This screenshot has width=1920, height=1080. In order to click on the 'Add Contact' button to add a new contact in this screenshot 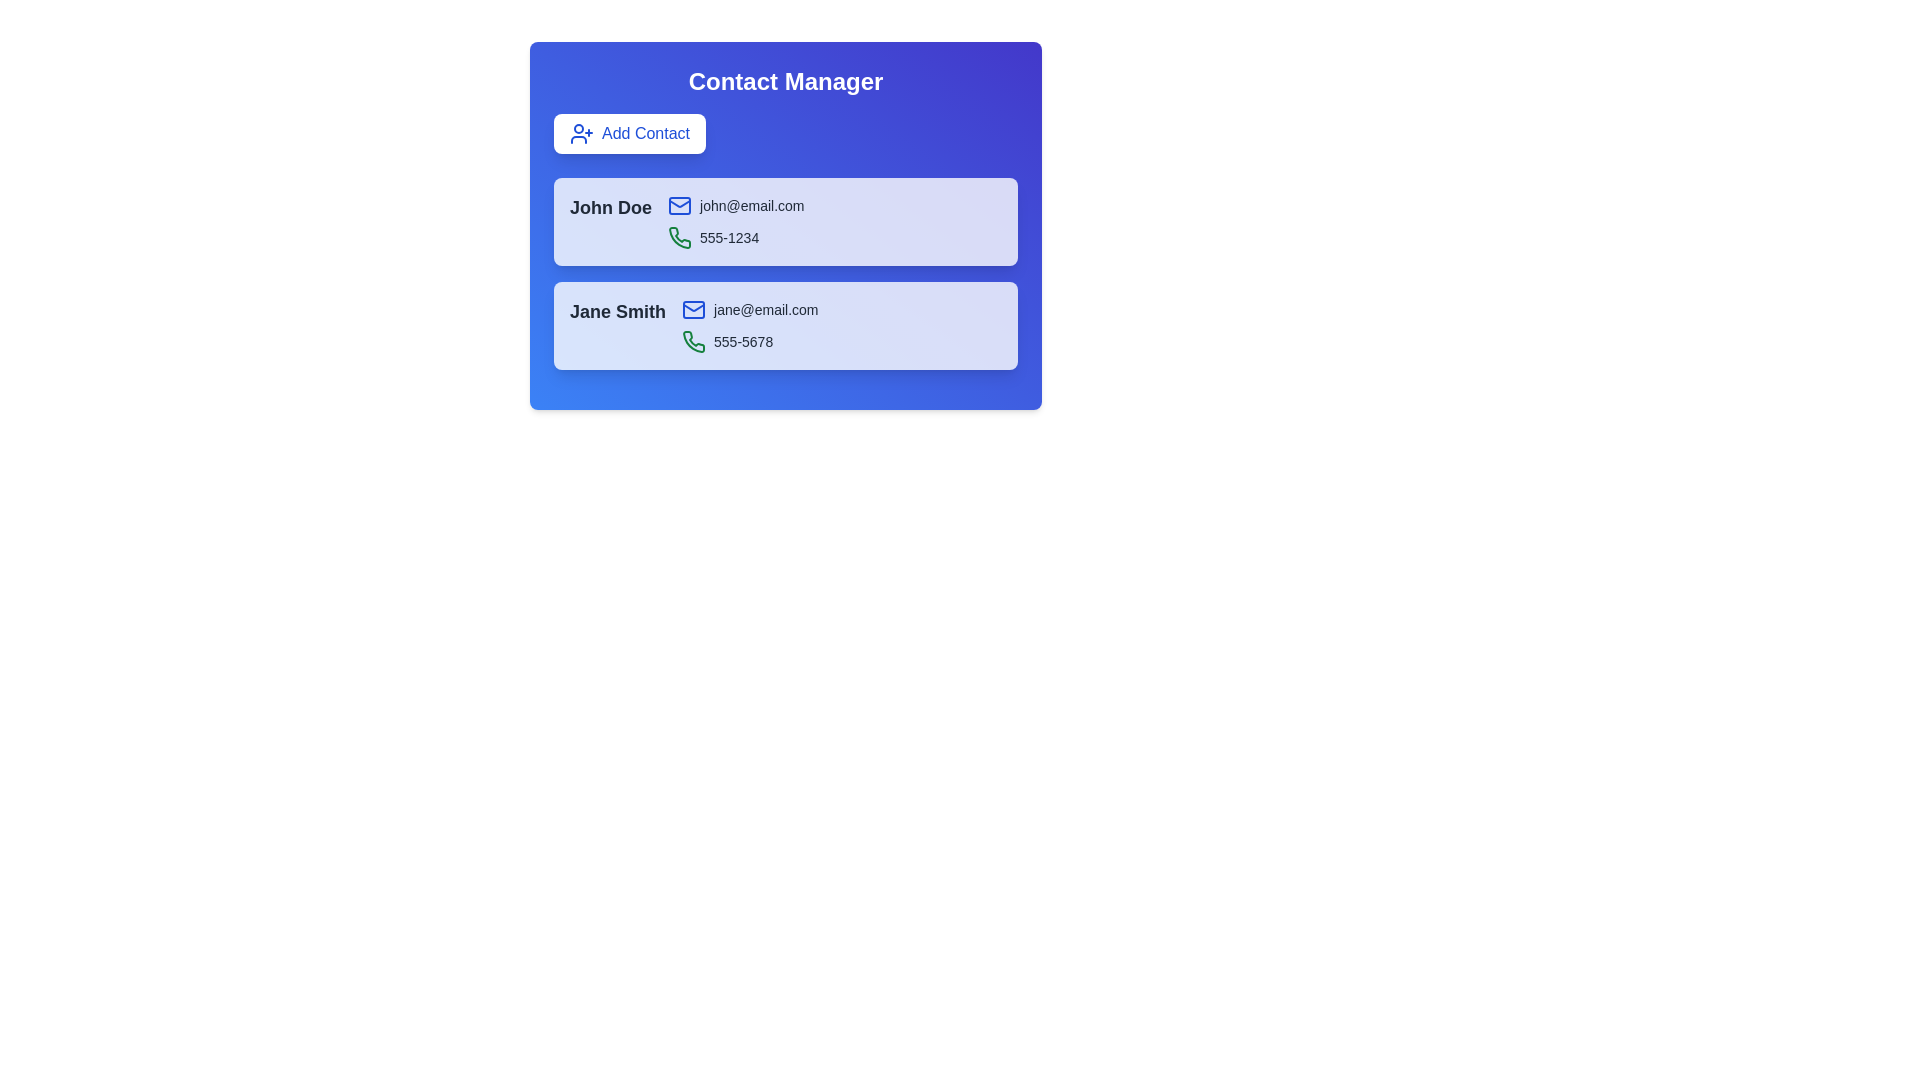, I will do `click(628, 134)`.